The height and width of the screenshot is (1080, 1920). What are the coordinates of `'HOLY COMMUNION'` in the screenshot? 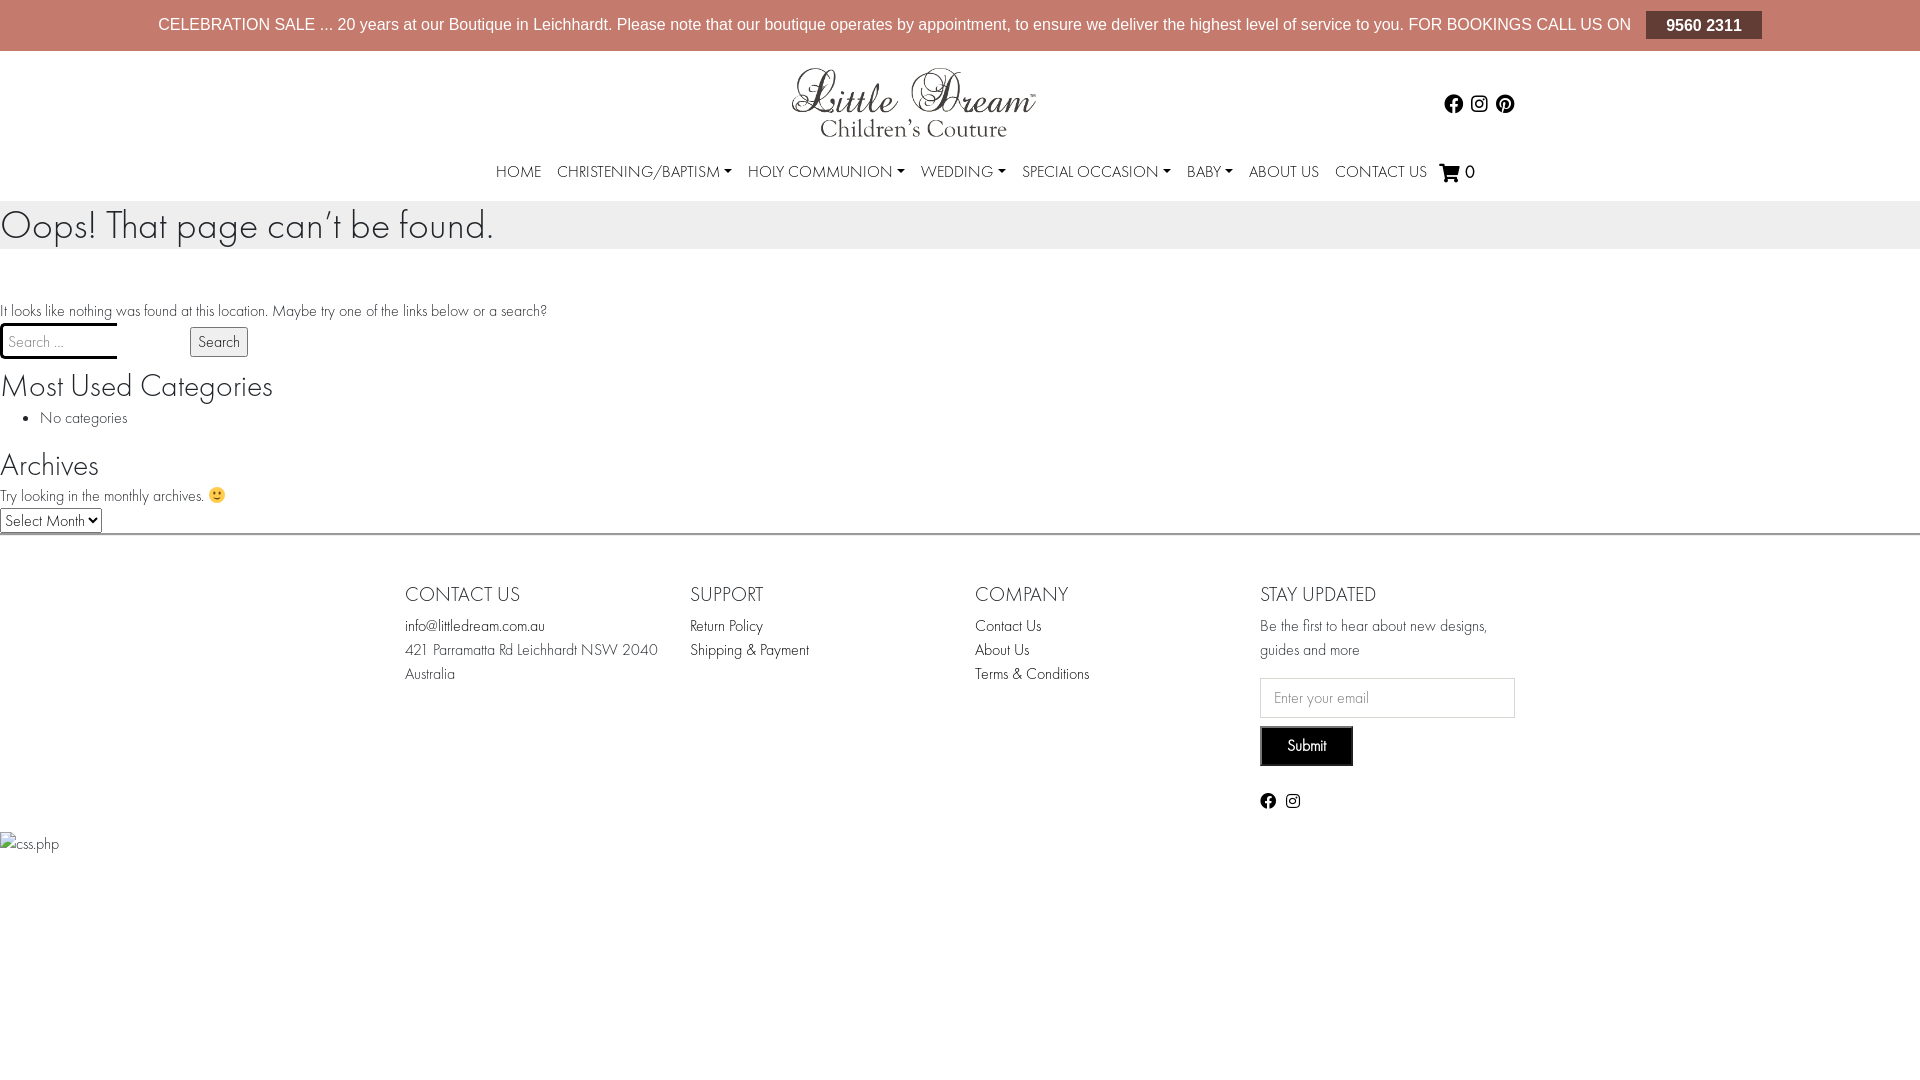 It's located at (826, 171).